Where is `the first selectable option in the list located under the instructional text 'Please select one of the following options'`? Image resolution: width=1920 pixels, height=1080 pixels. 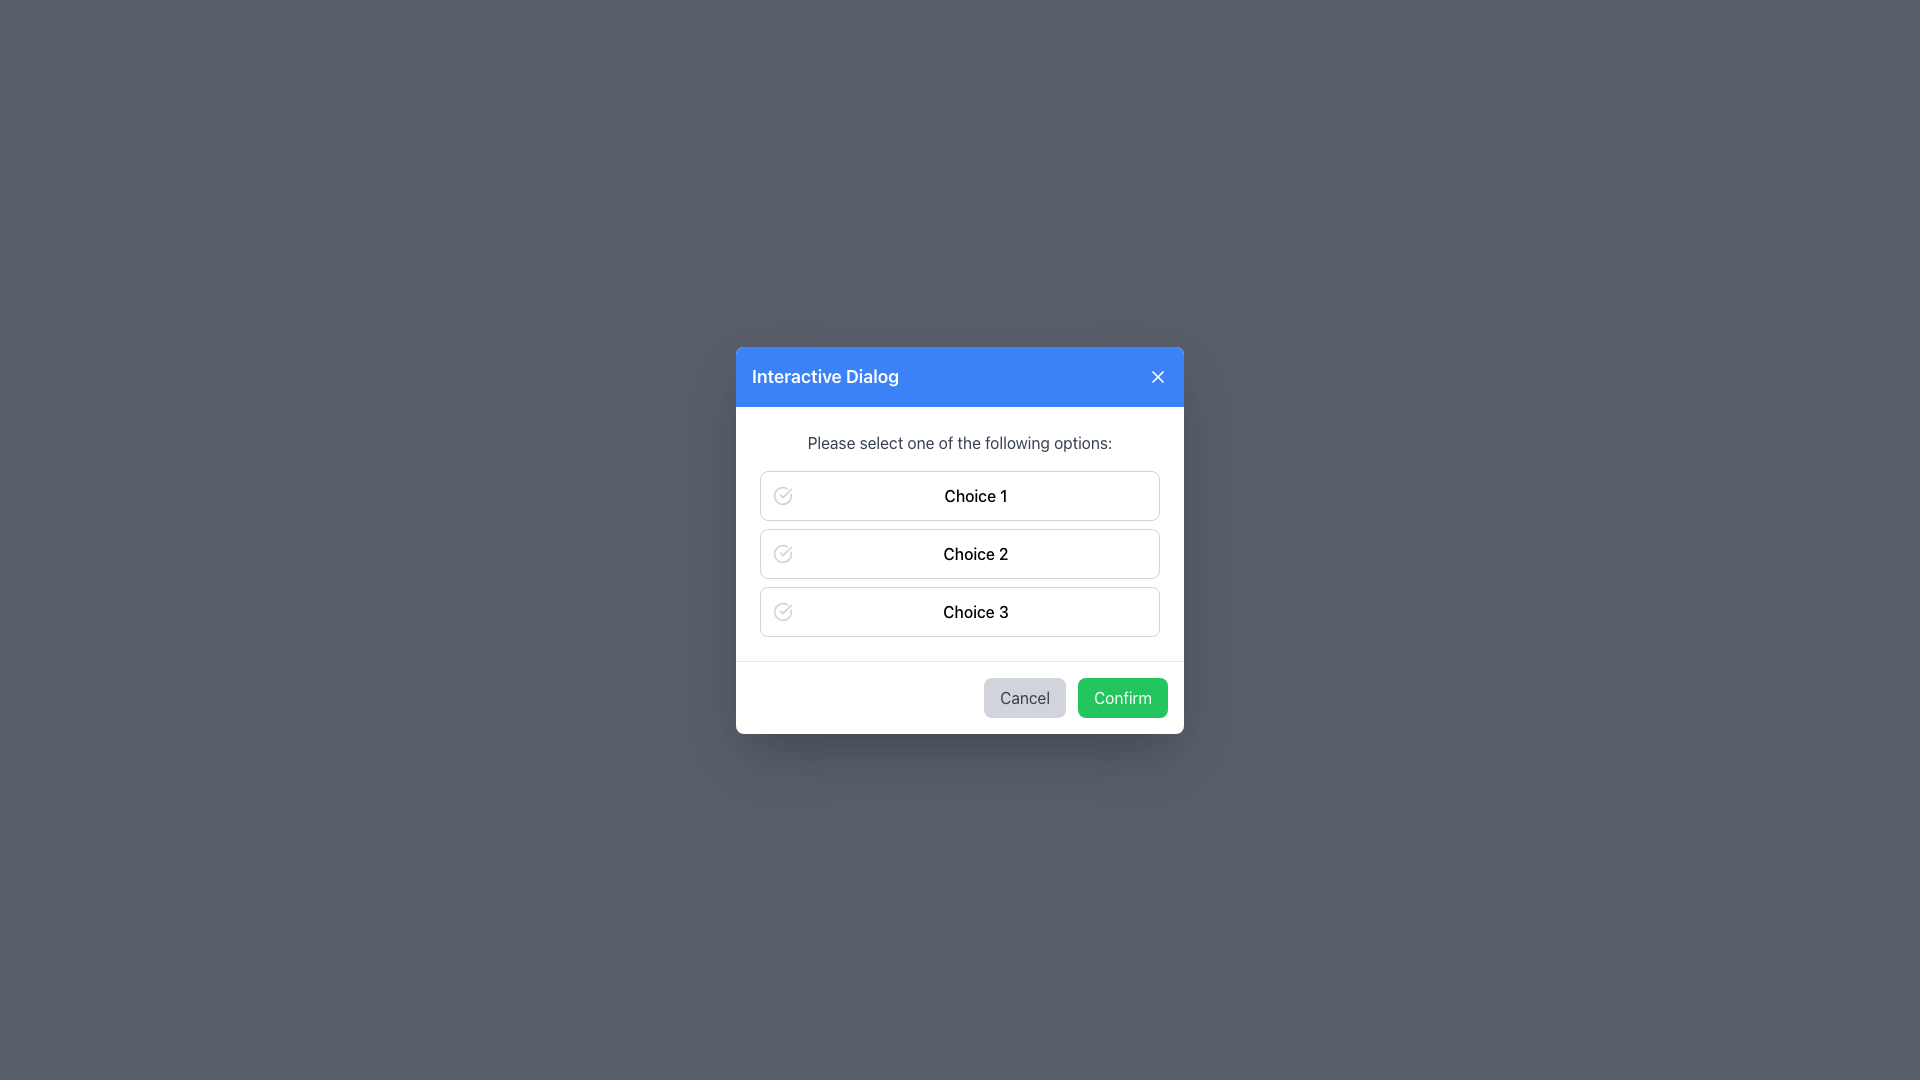 the first selectable option in the list located under the instructional text 'Please select one of the following options' is located at coordinates (960, 494).